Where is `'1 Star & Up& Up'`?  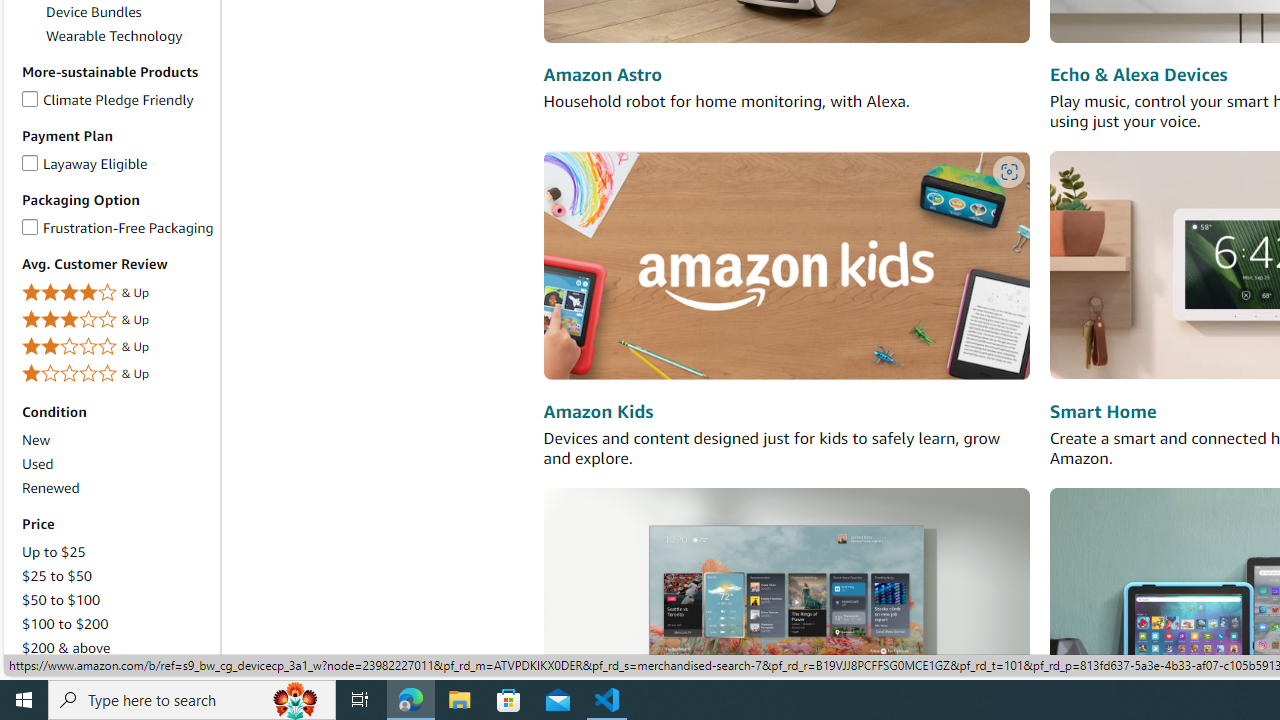
'1 Star & Up& Up' is located at coordinates (116, 374).